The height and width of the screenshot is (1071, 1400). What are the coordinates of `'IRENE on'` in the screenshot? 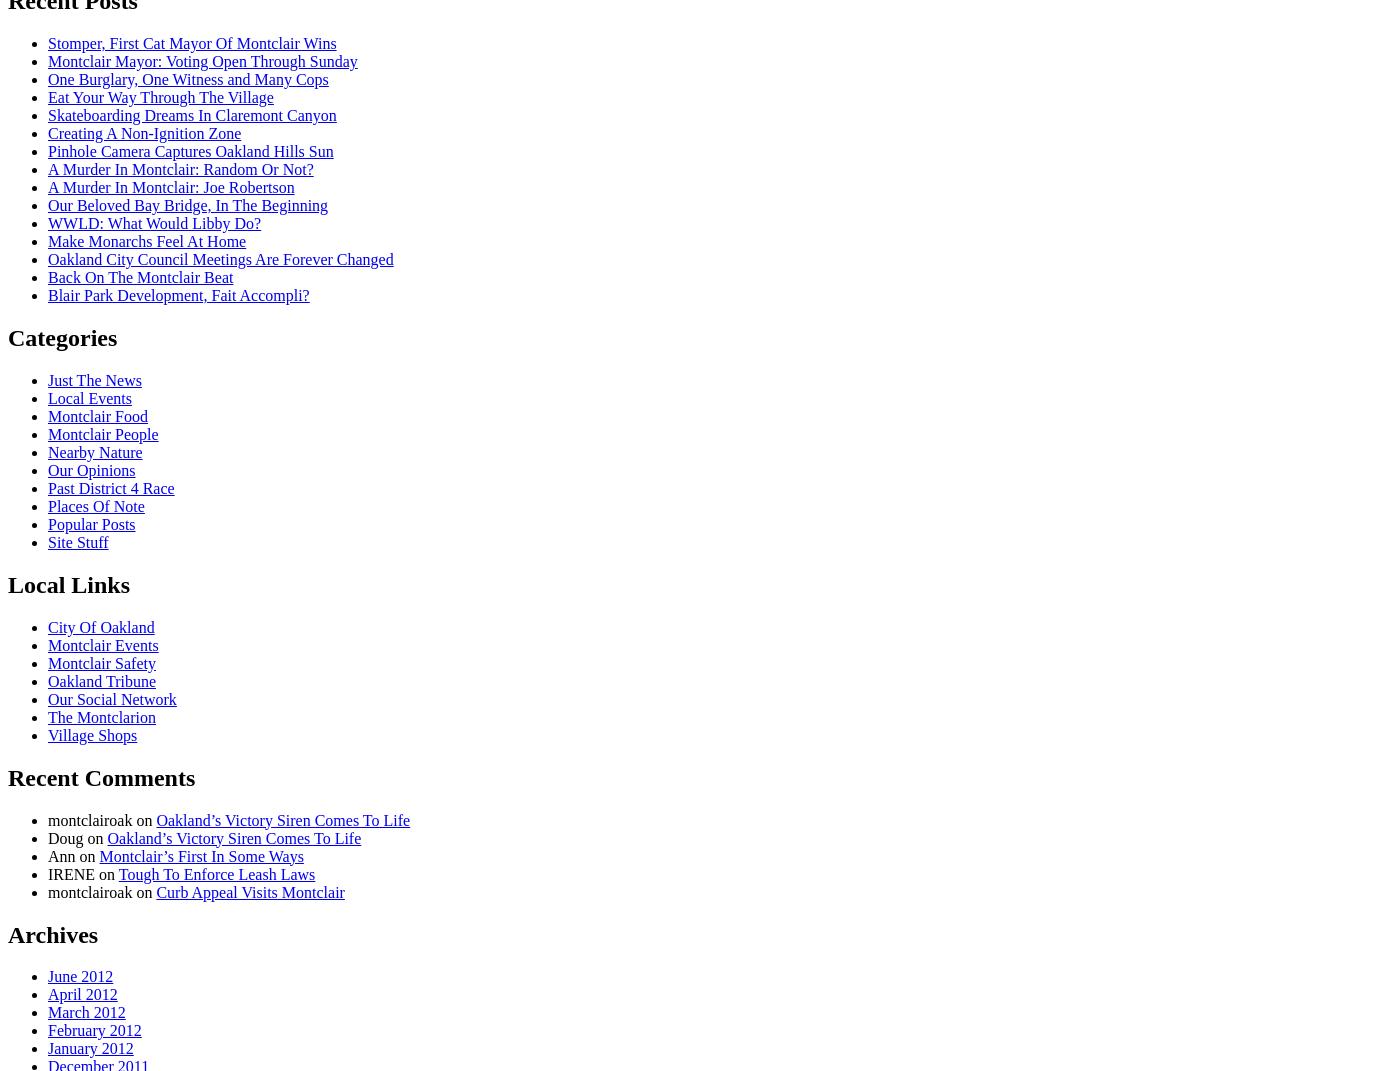 It's located at (83, 873).